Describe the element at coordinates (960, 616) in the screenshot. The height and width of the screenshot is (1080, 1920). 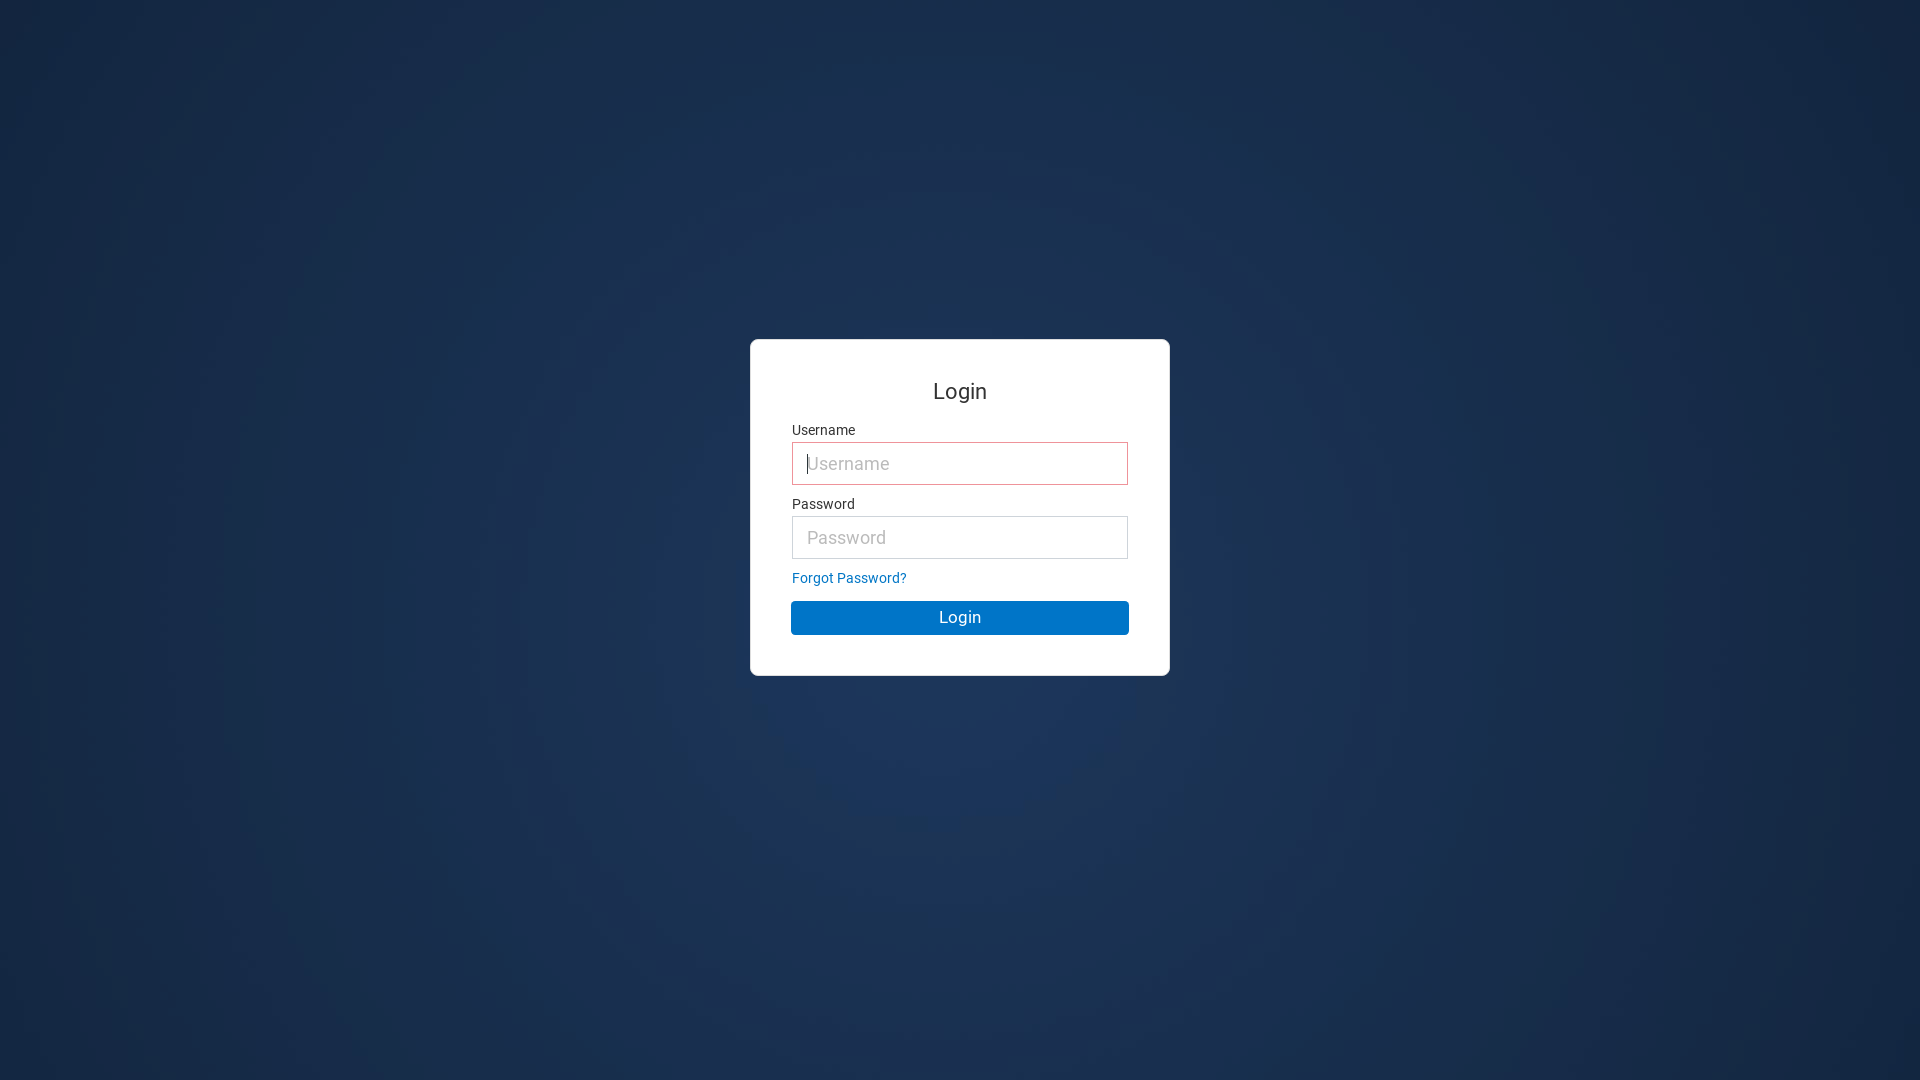
I see `'Login'` at that location.